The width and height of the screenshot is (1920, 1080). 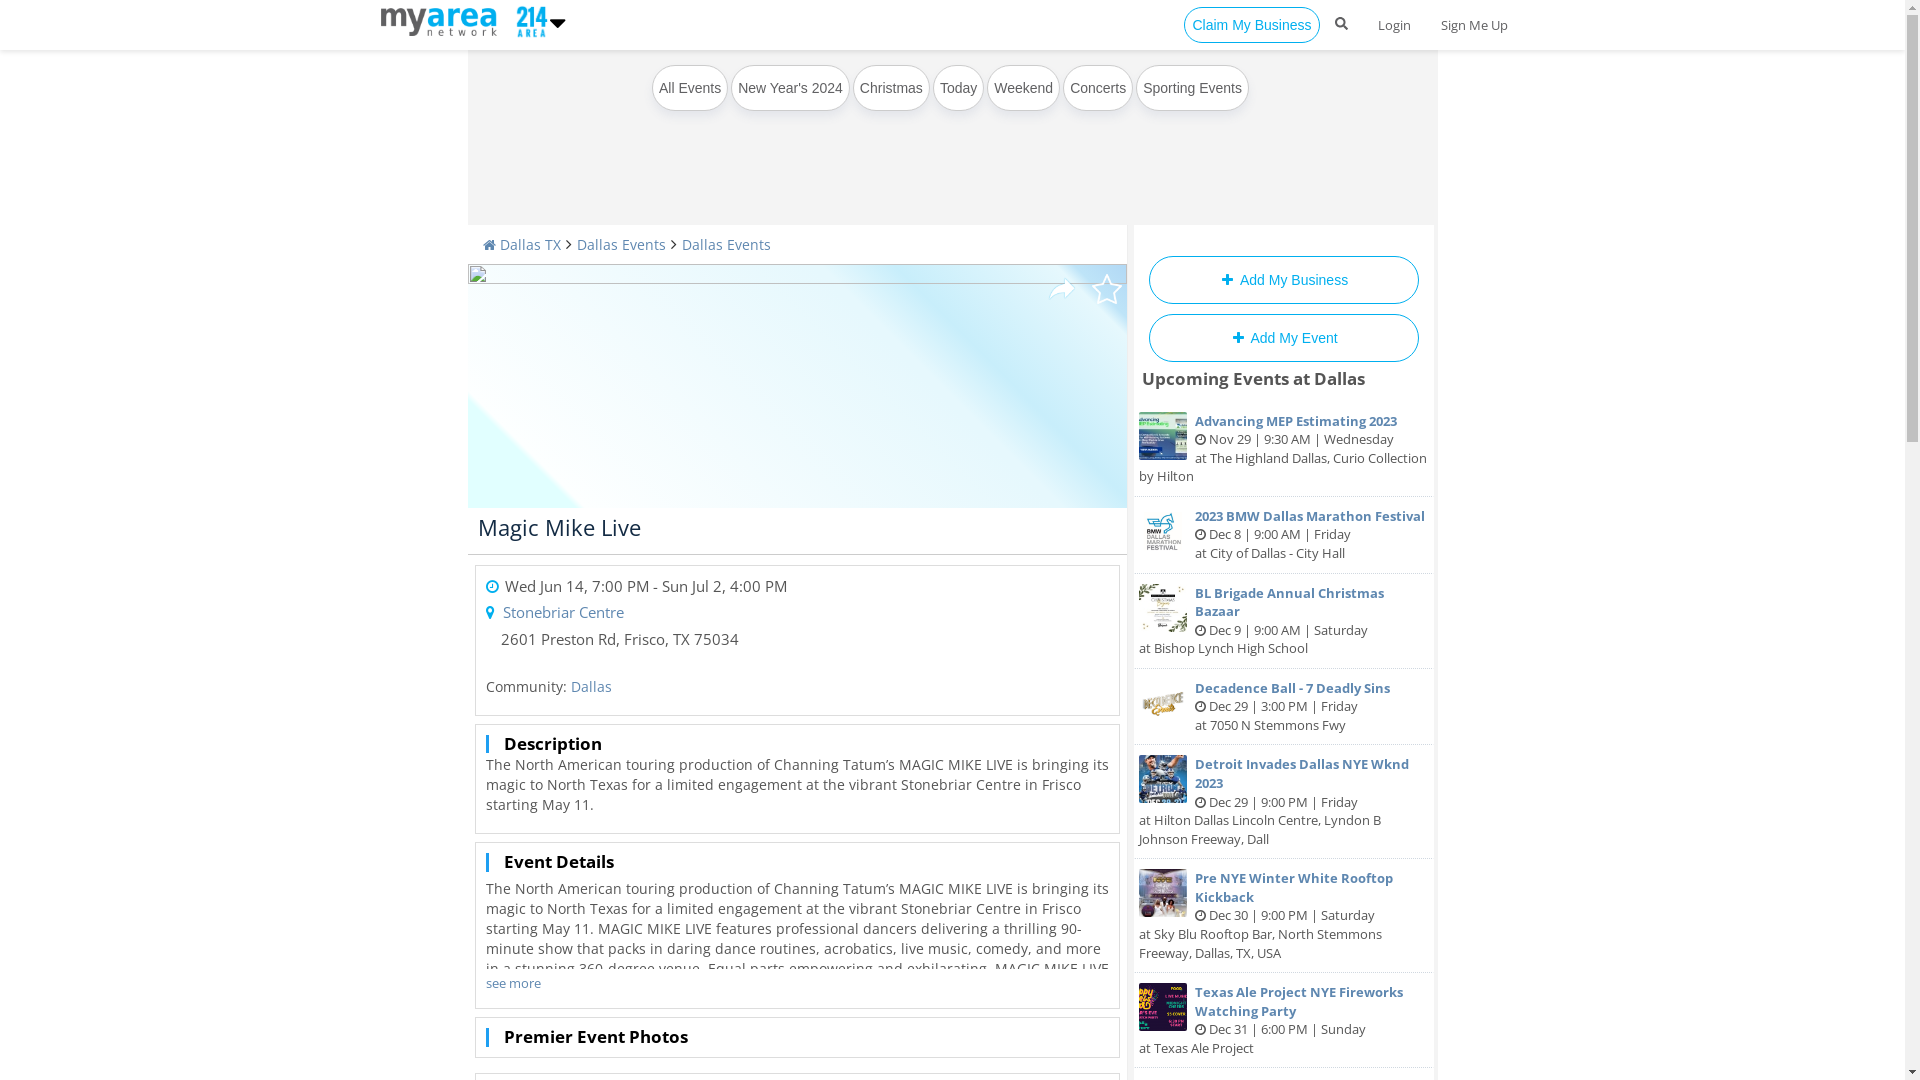 What do you see at coordinates (1142, 378) in the screenshot?
I see `'Upcoming Events at Dallas'` at bounding box center [1142, 378].